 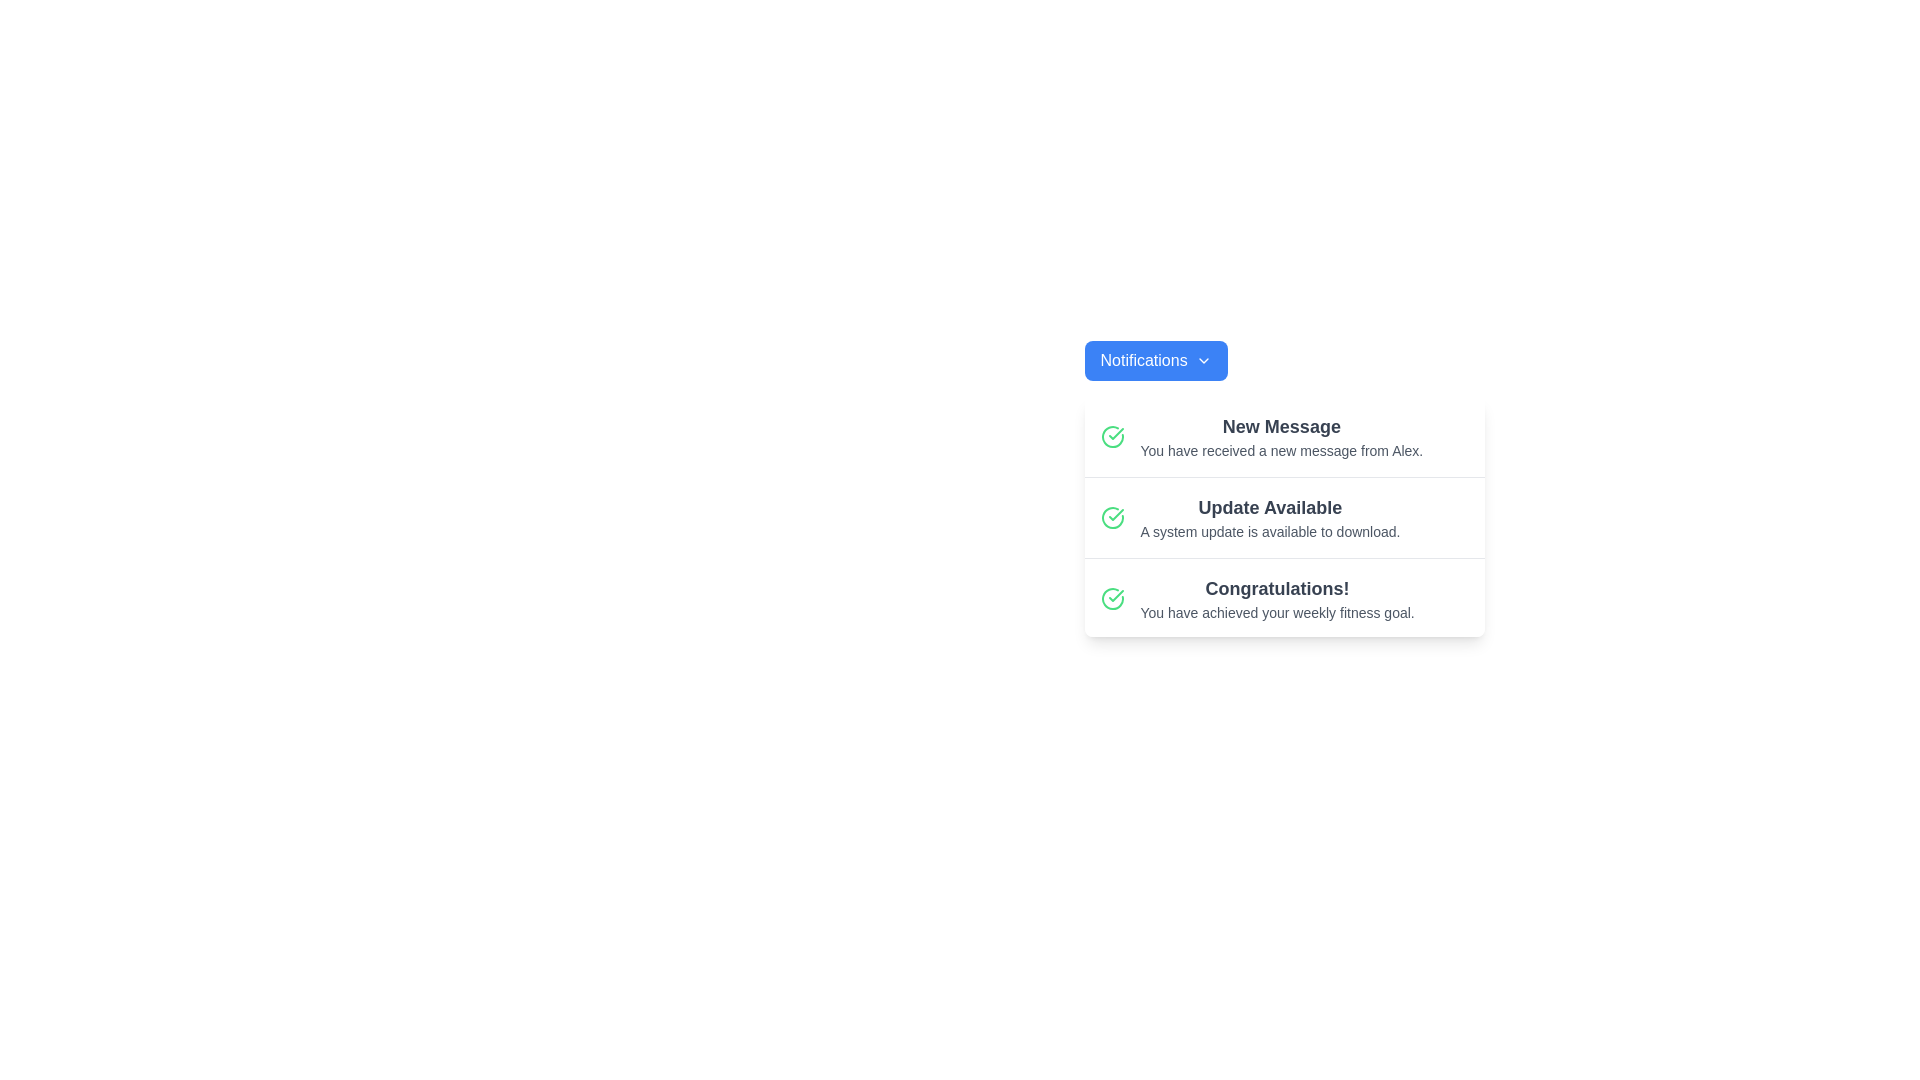 What do you see at coordinates (1269, 531) in the screenshot?
I see `the static text label that reads 'A system update is available to download.', which is located below the bold 'Update Available' text in the notification panel` at bounding box center [1269, 531].